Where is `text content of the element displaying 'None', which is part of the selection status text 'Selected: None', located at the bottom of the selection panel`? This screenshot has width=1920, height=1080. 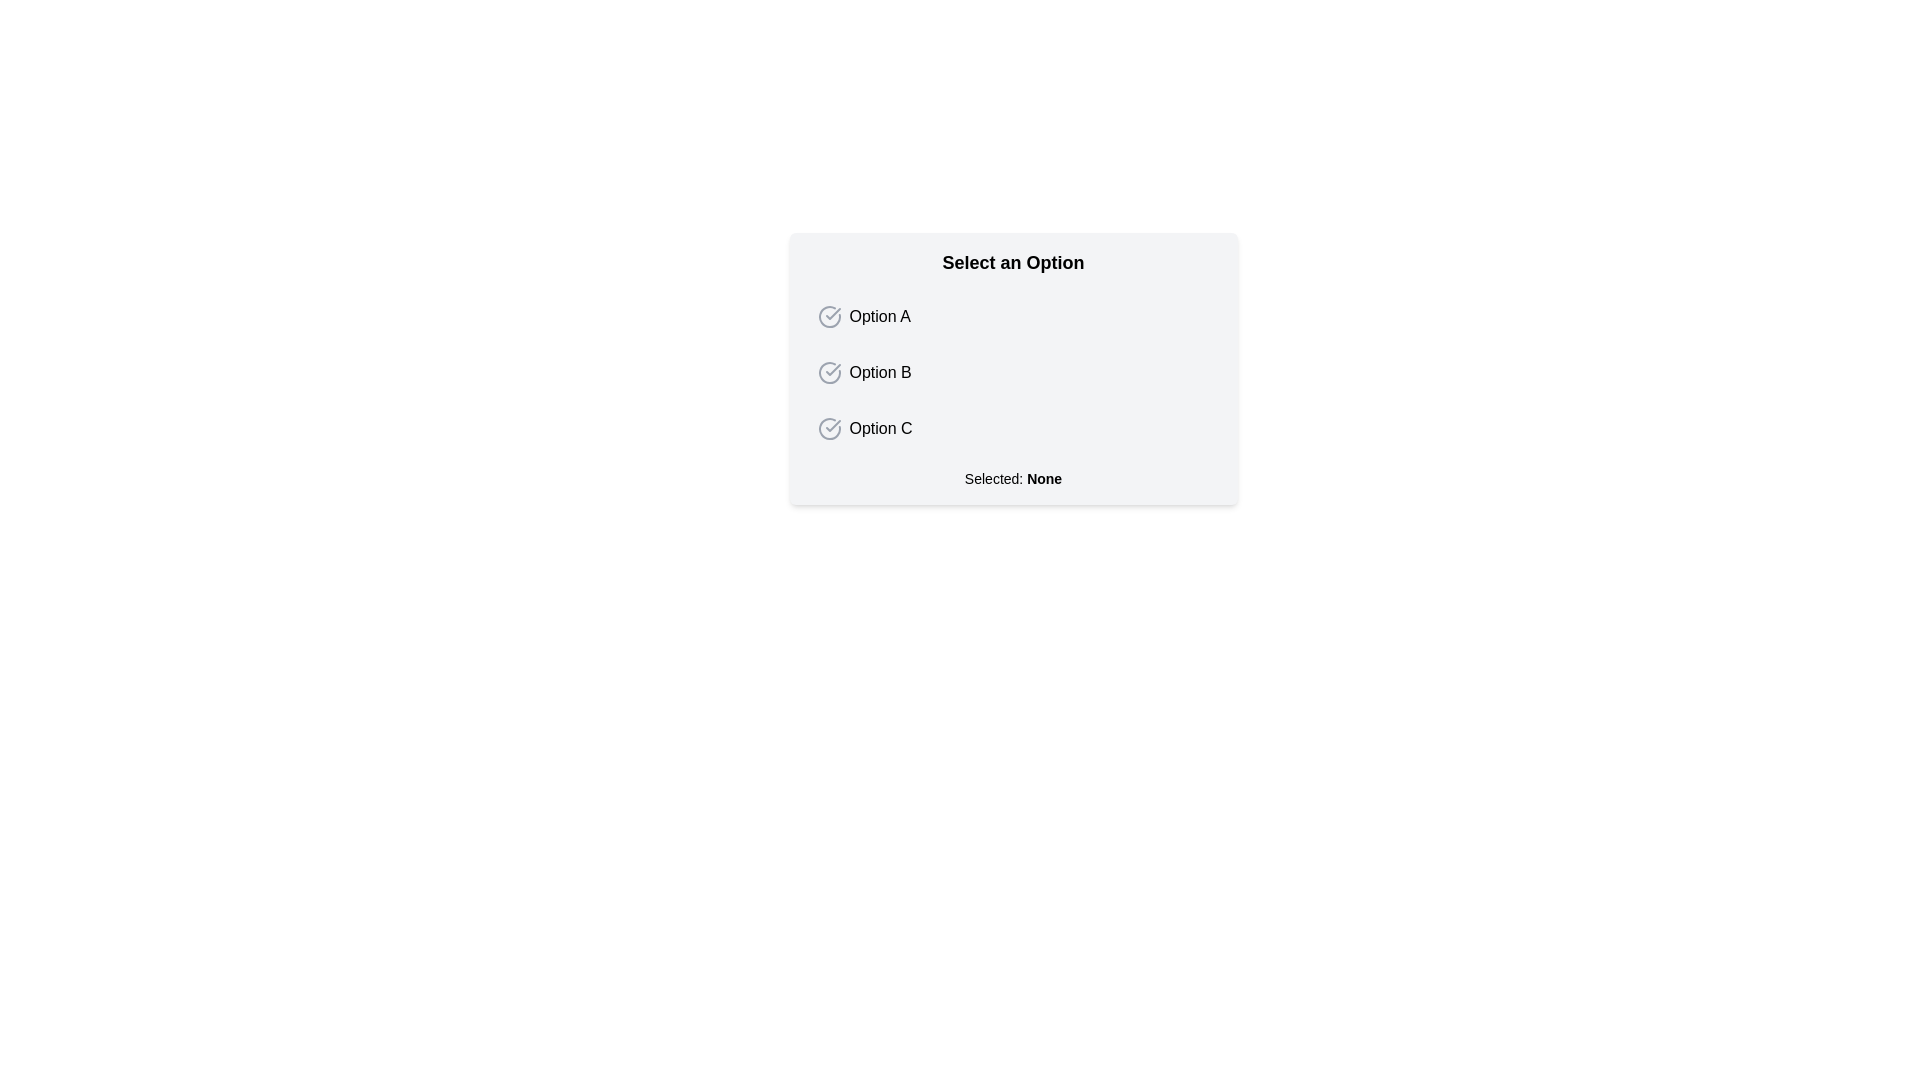 text content of the element displaying 'None', which is part of the selection status text 'Selected: None', located at the bottom of the selection panel is located at coordinates (1043, 478).